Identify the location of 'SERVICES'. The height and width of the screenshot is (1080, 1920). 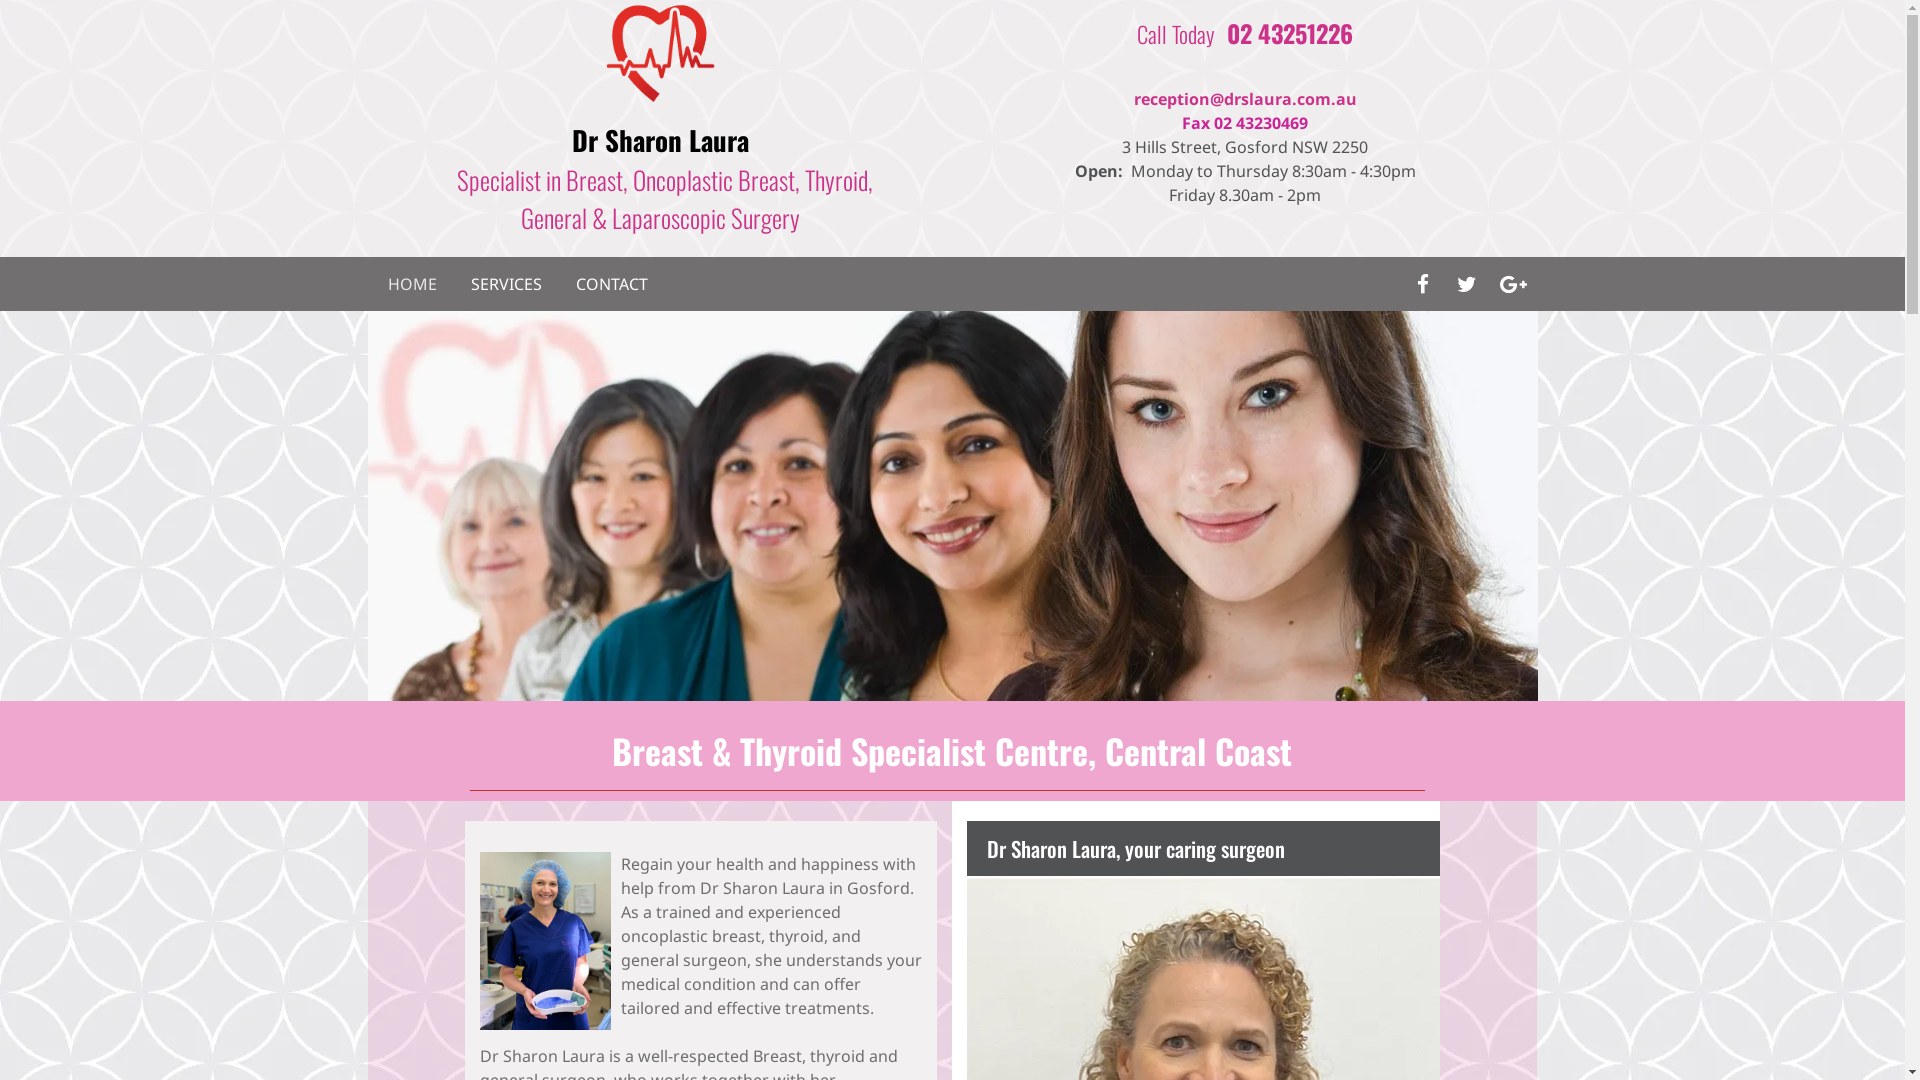
(505, 284).